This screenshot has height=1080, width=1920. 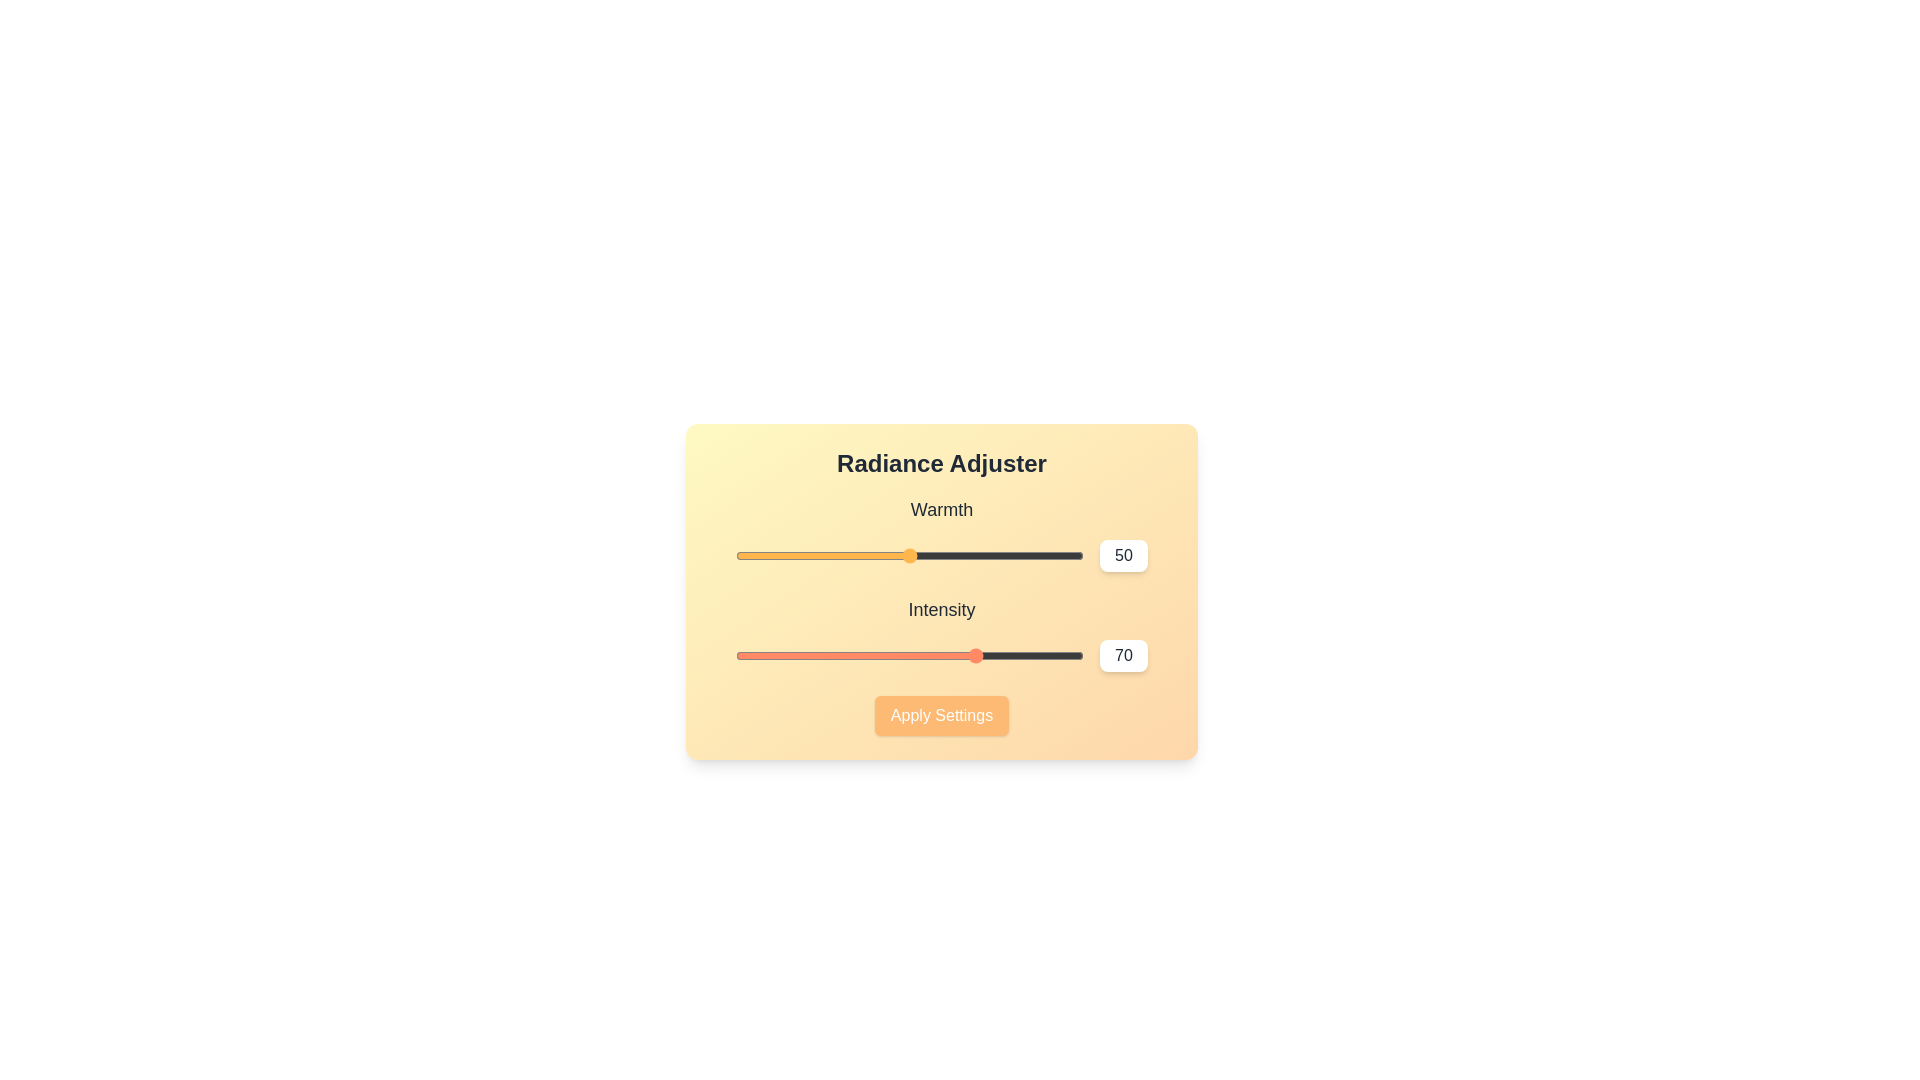 I want to click on the 'Warmth' slider to 15, so click(x=787, y=555).